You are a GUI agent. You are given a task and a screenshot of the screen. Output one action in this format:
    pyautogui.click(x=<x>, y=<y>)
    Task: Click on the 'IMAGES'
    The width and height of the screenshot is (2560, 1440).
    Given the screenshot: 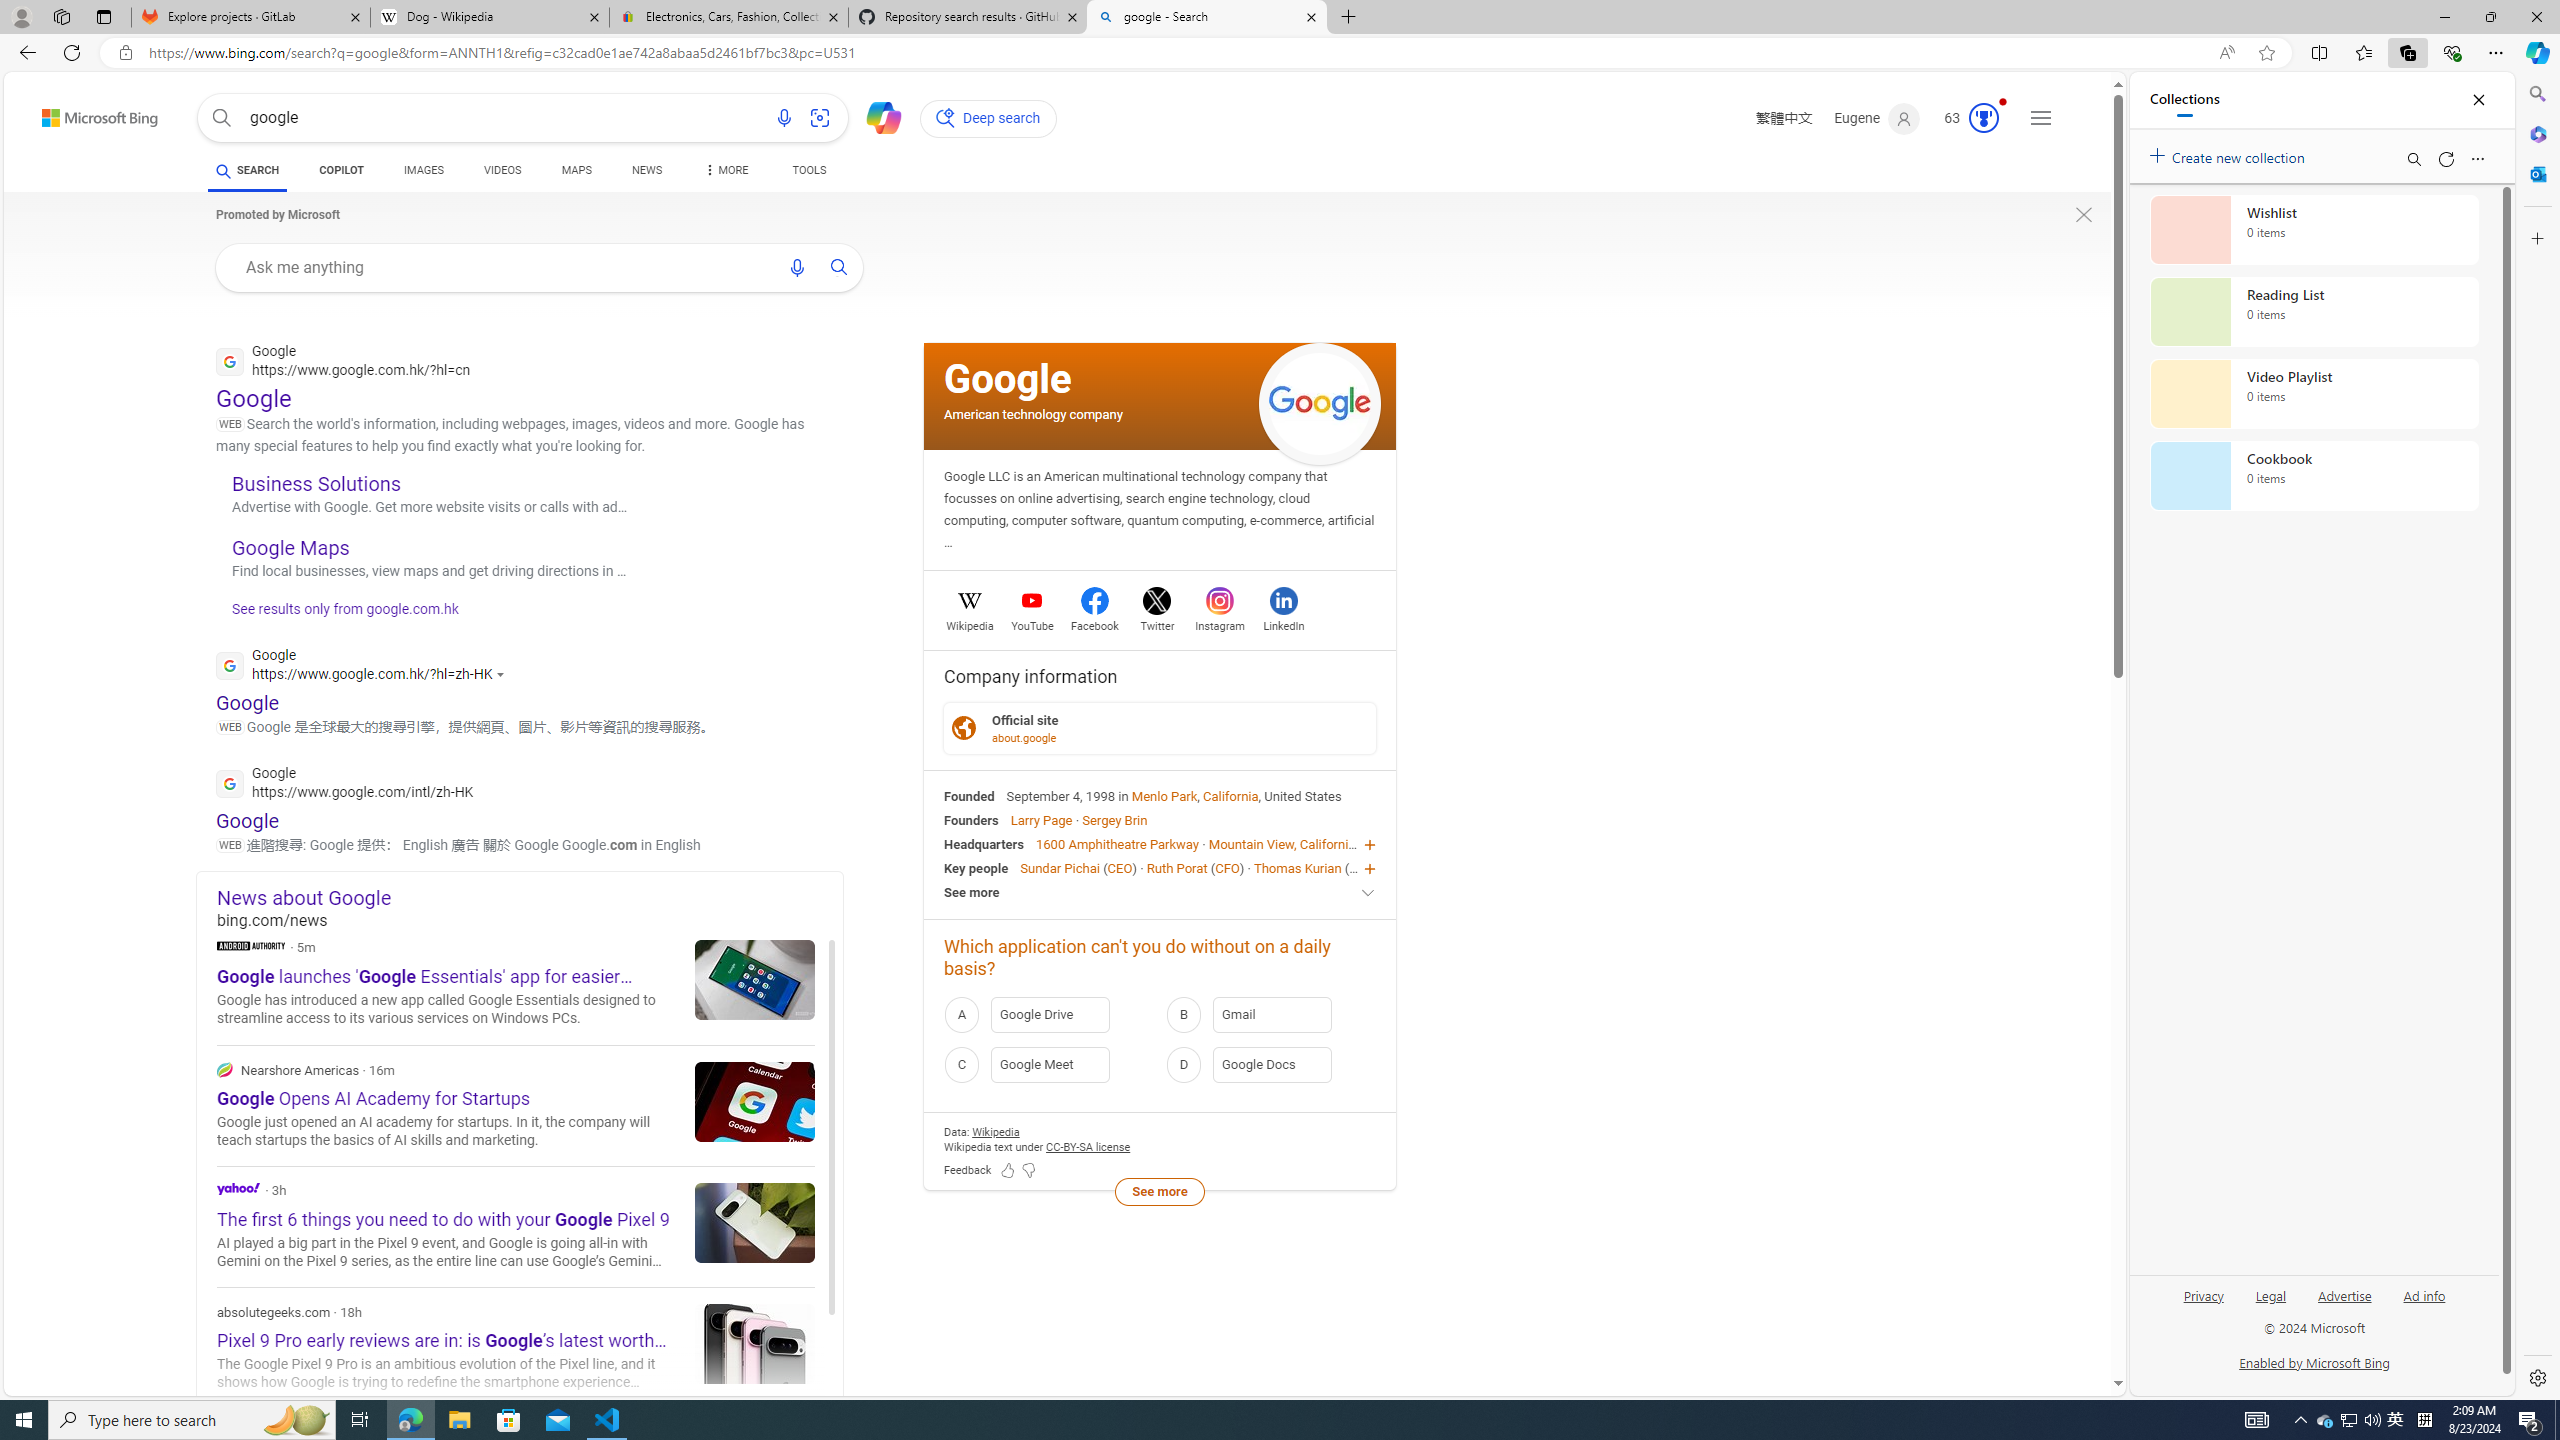 What is the action you would take?
    pyautogui.click(x=423, y=169)
    